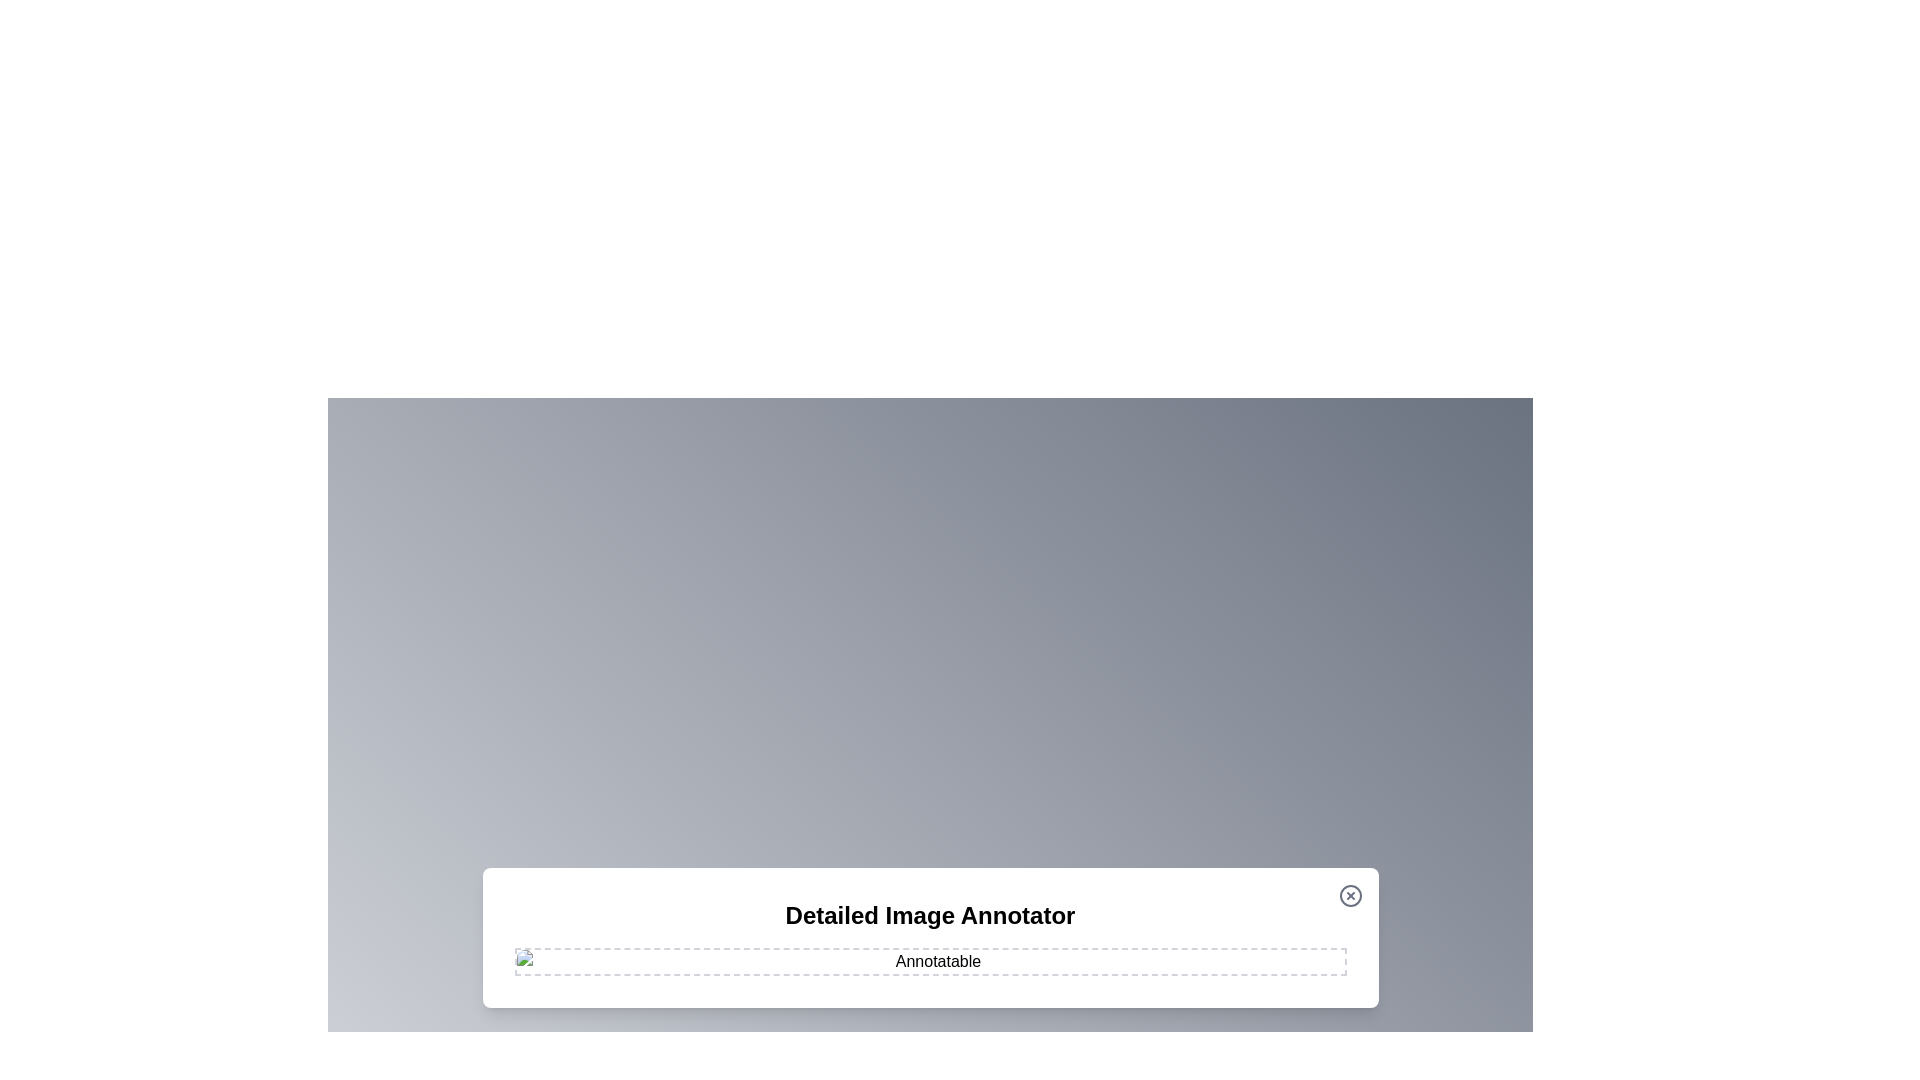  What do you see at coordinates (537, 962) in the screenshot?
I see `the image at coordinates (537, 963) to add an annotation` at bounding box center [537, 962].